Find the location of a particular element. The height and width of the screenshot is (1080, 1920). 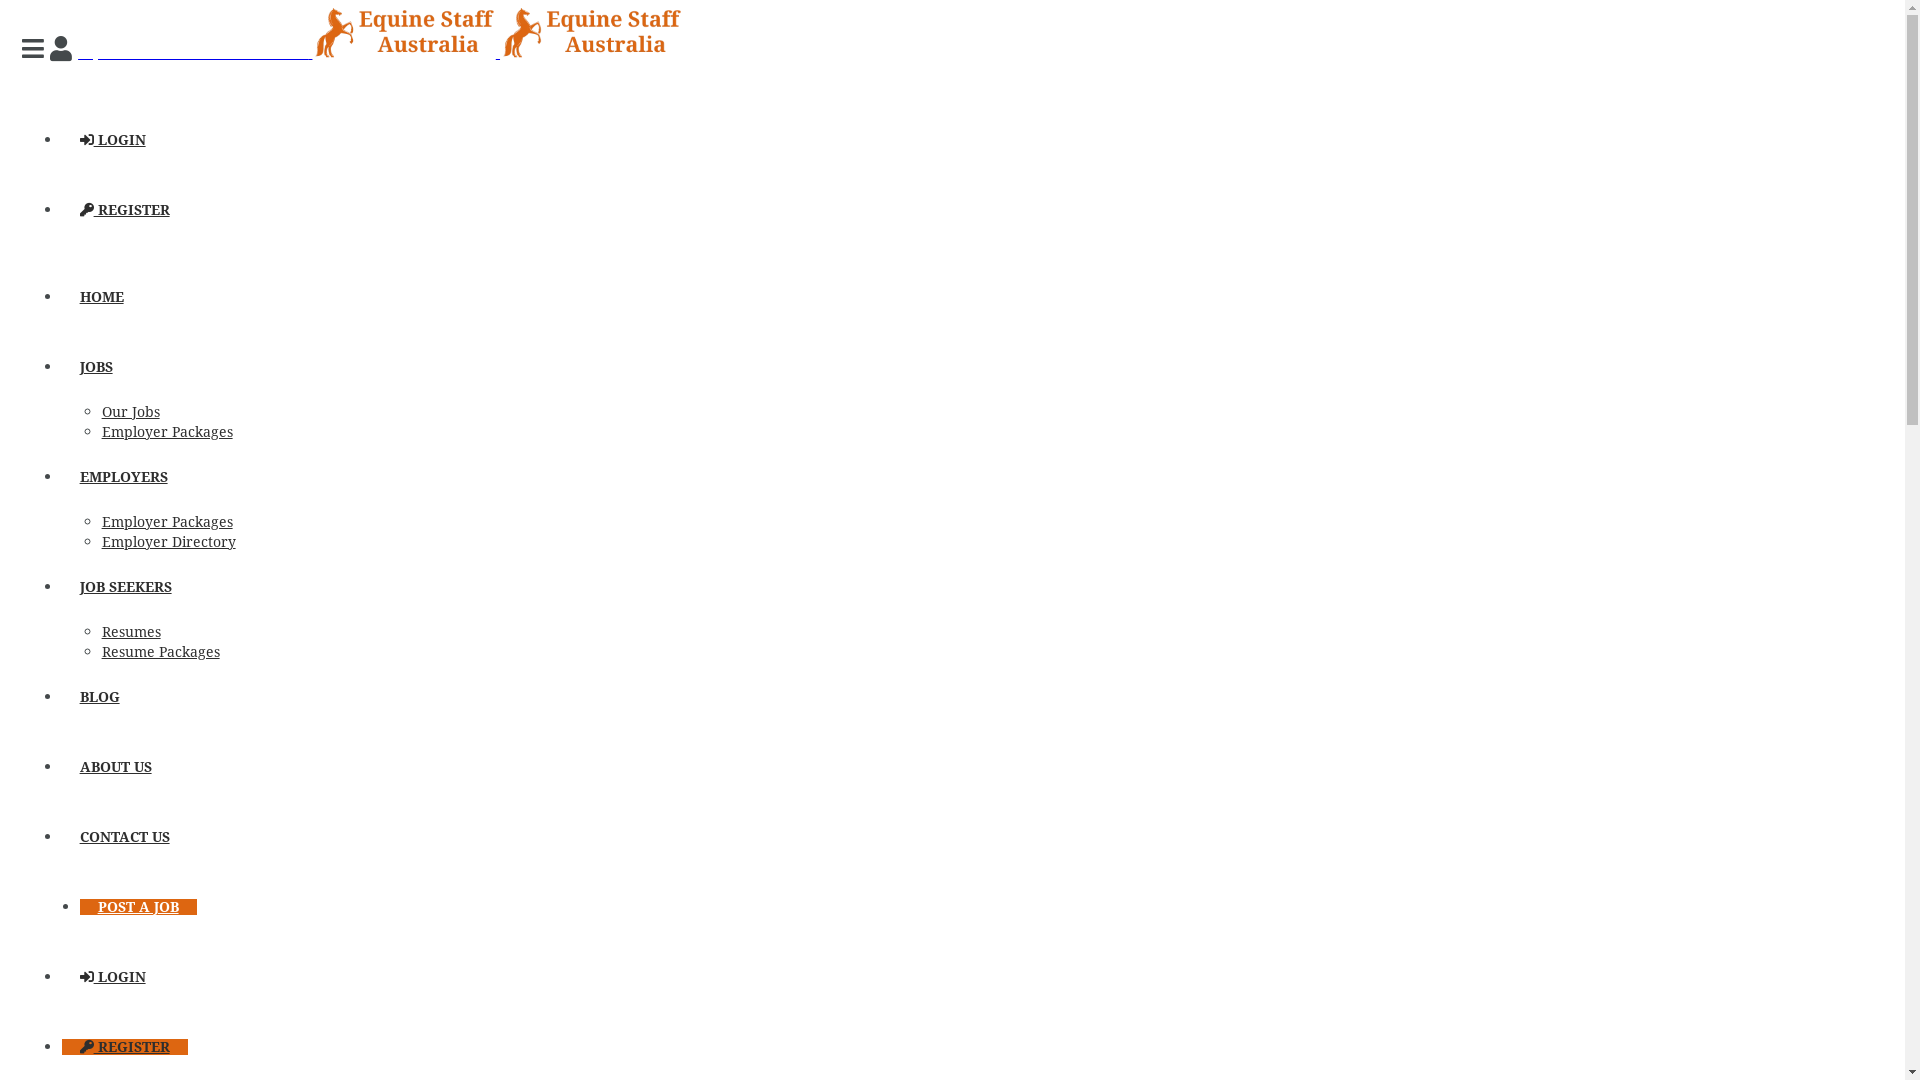

'Equine Staff Horse Jobs Australia' is located at coordinates (380, 51).